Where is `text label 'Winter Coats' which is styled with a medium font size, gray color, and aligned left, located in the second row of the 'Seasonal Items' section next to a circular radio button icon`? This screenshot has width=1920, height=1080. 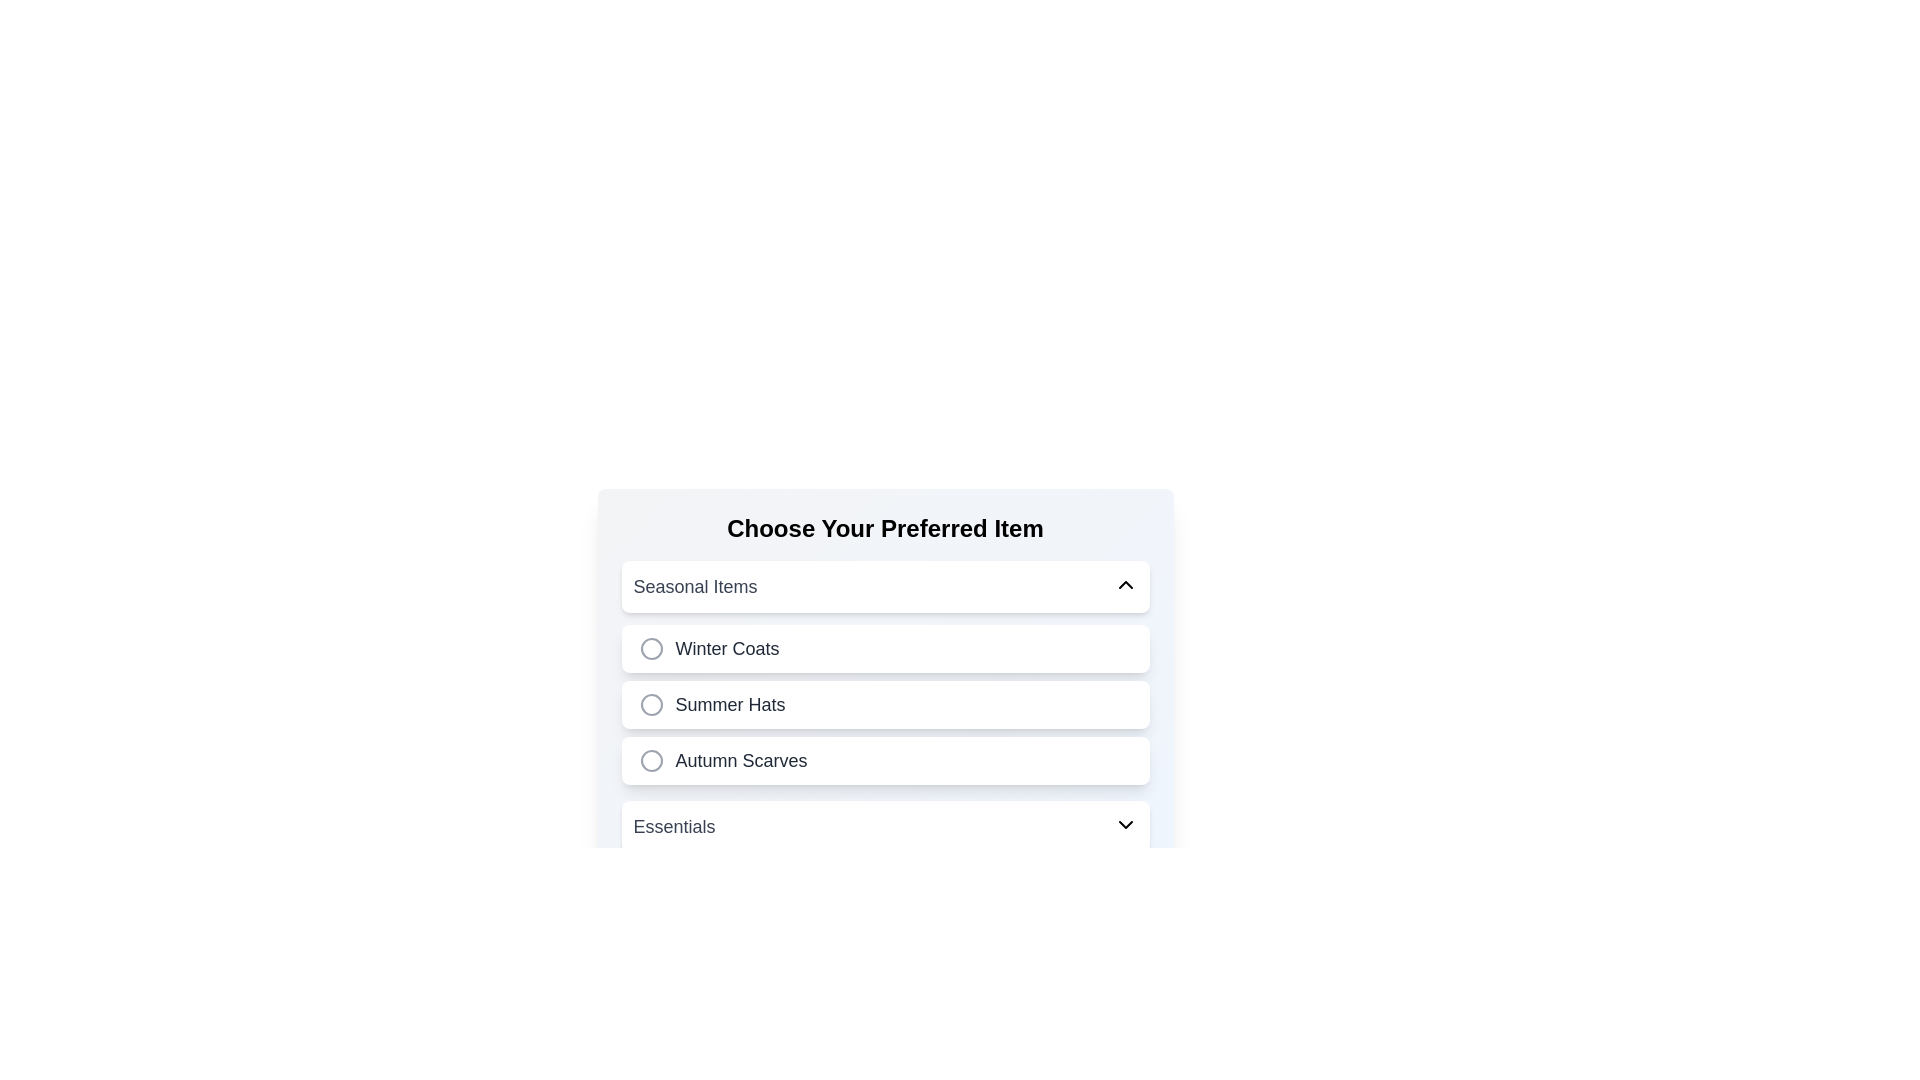 text label 'Winter Coats' which is styled with a medium font size, gray color, and aligned left, located in the second row of the 'Seasonal Items' section next to a circular radio button icon is located at coordinates (726, 648).